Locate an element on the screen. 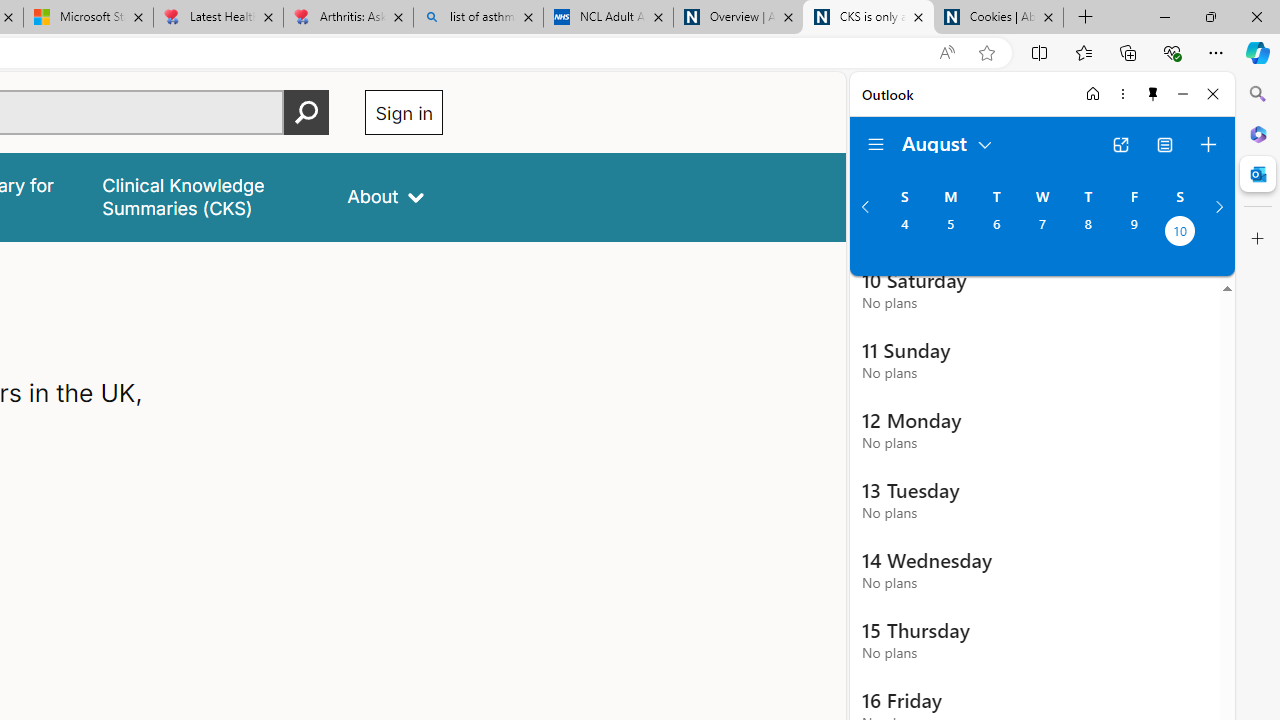 The height and width of the screenshot is (720, 1280). 'Home' is located at coordinates (1092, 93).